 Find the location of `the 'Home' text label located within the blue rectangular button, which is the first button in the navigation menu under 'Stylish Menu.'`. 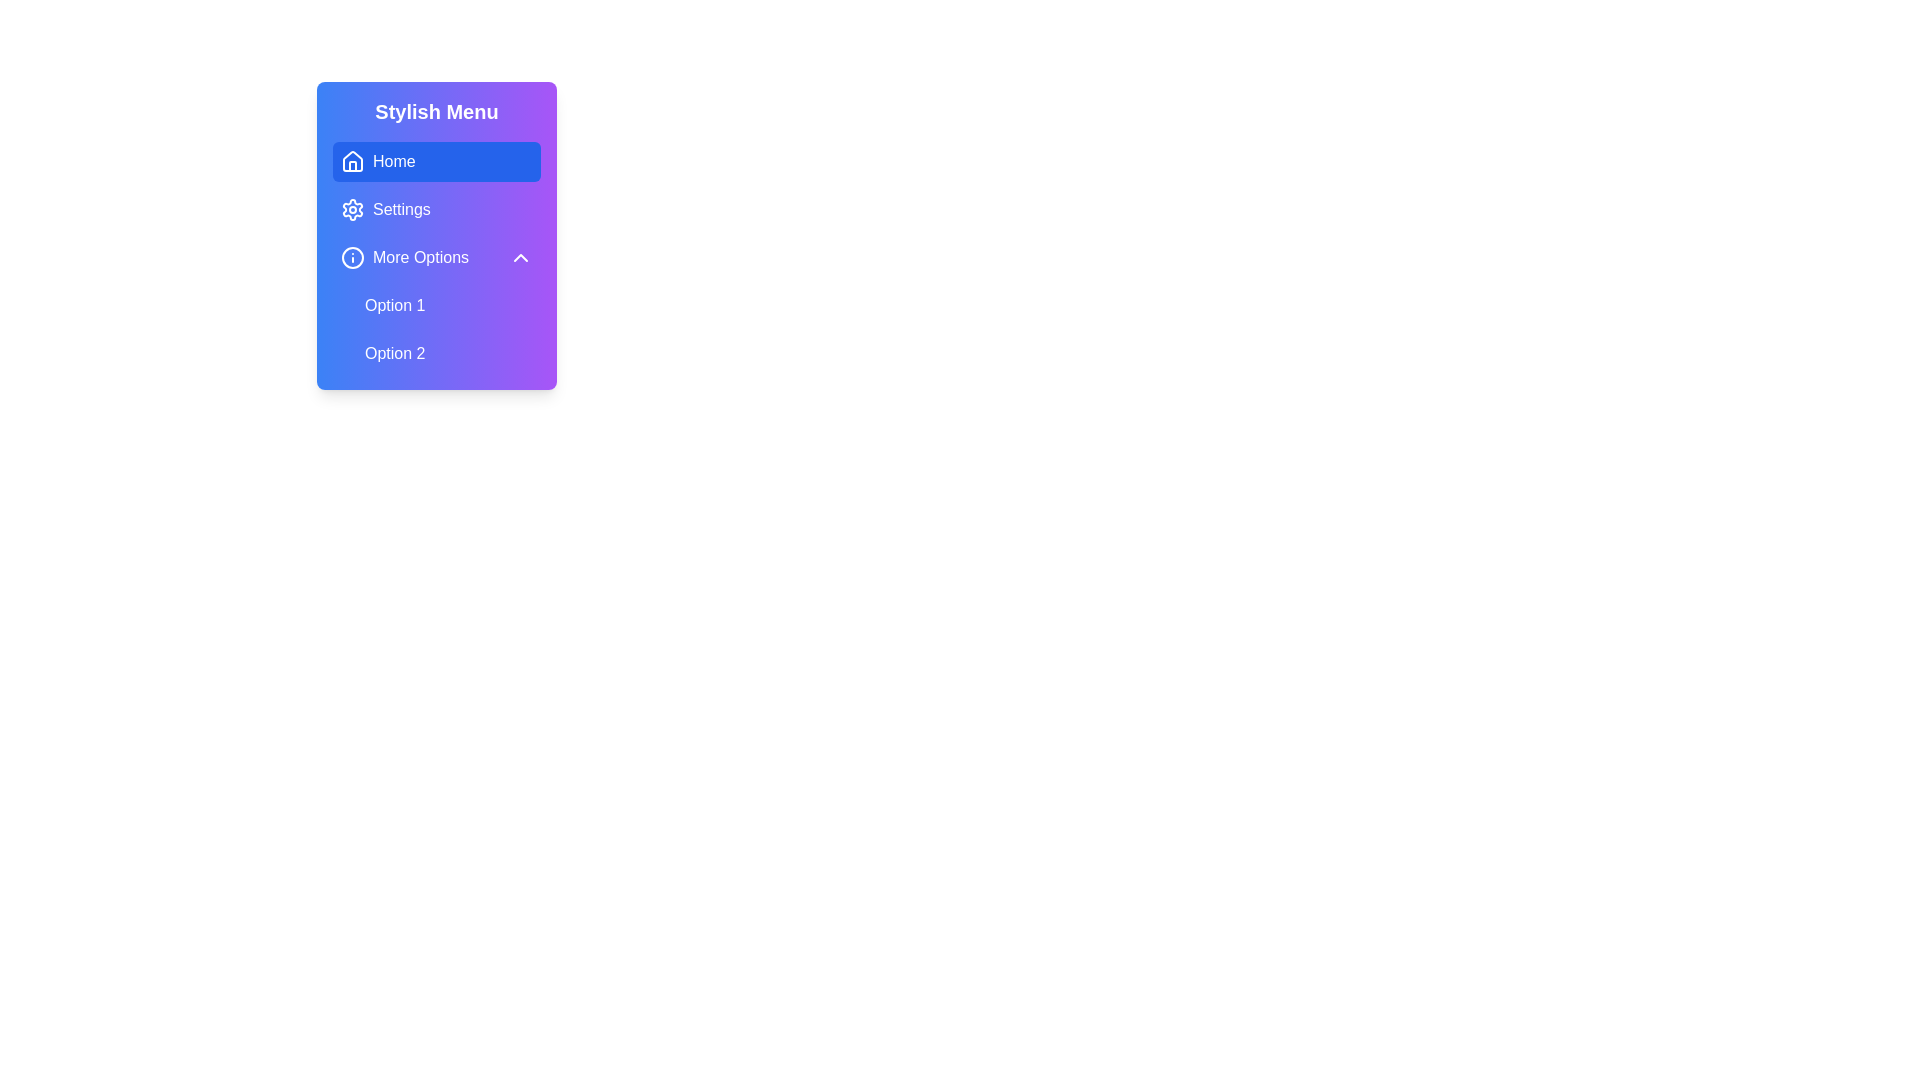

the 'Home' text label located within the blue rectangular button, which is the first button in the navigation menu under 'Stylish Menu.' is located at coordinates (394, 161).